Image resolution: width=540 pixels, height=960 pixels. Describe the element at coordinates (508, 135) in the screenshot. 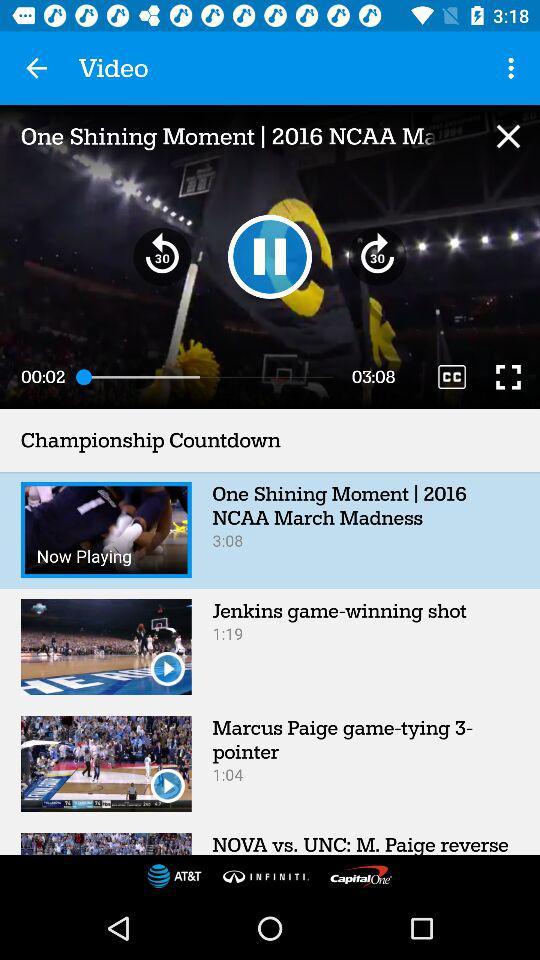

I see `the close icon` at that location.